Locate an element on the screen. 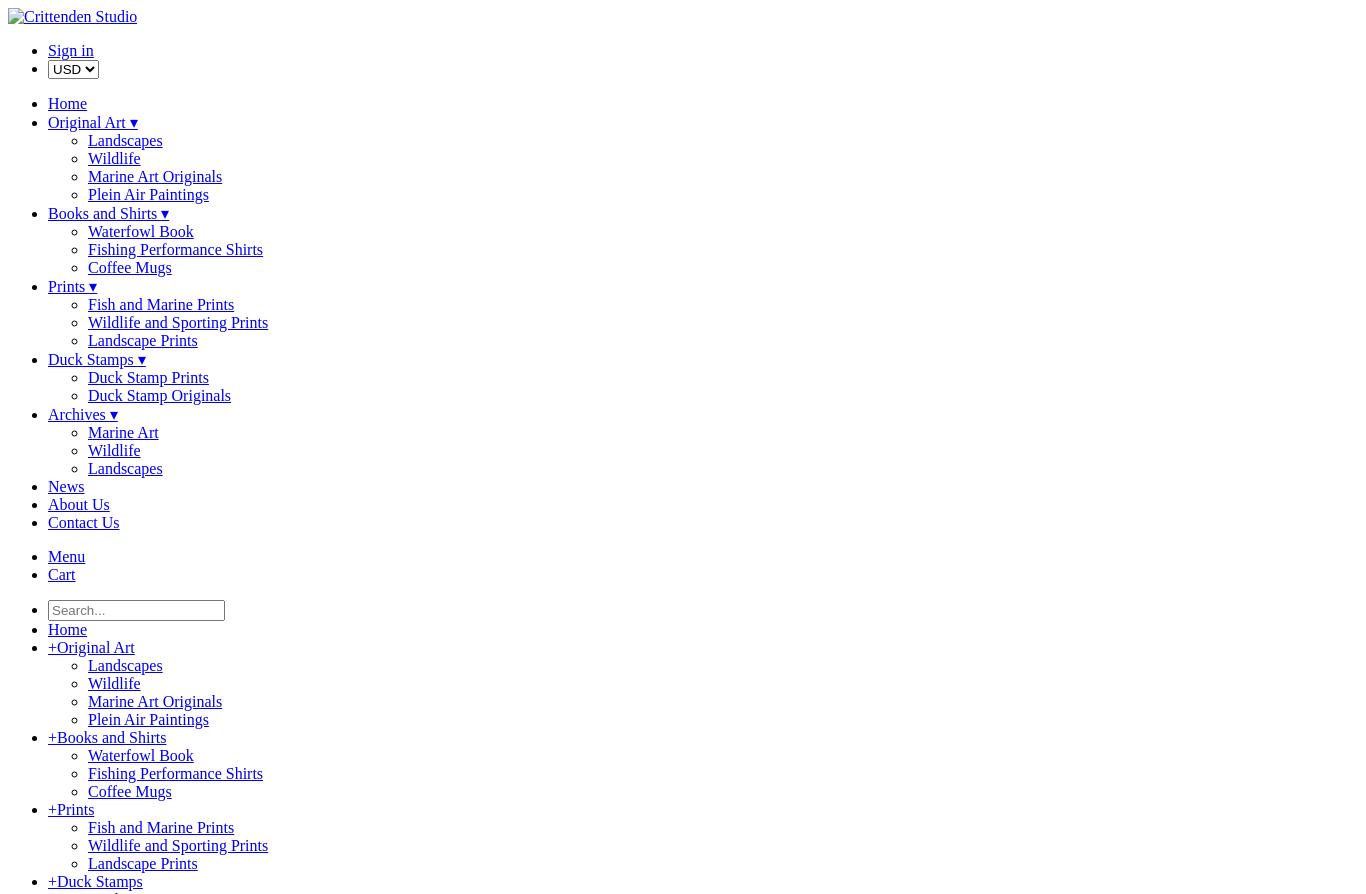 The width and height of the screenshot is (1366, 894). 'News' is located at coordinates (65, 486).